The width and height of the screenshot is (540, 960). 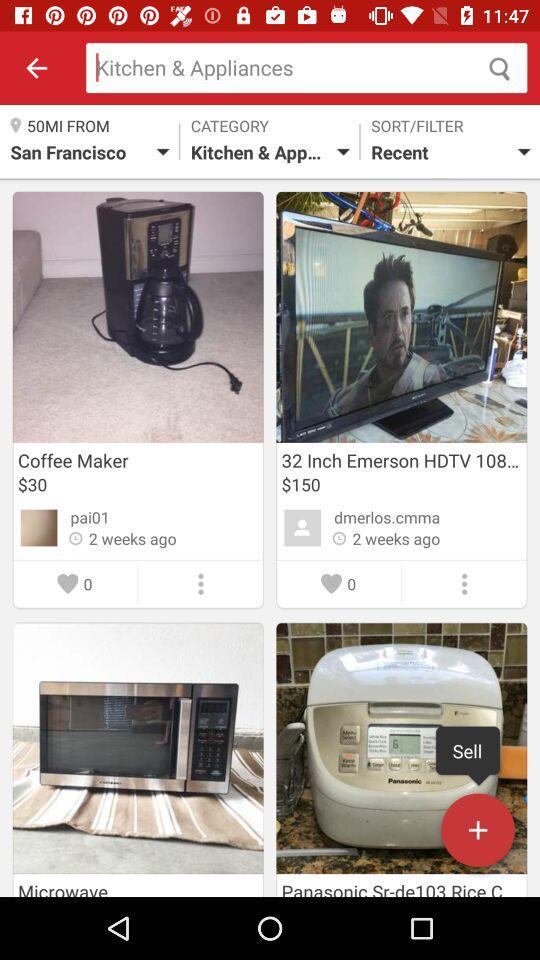 I want to click on search field, so click(x=306, y=68).